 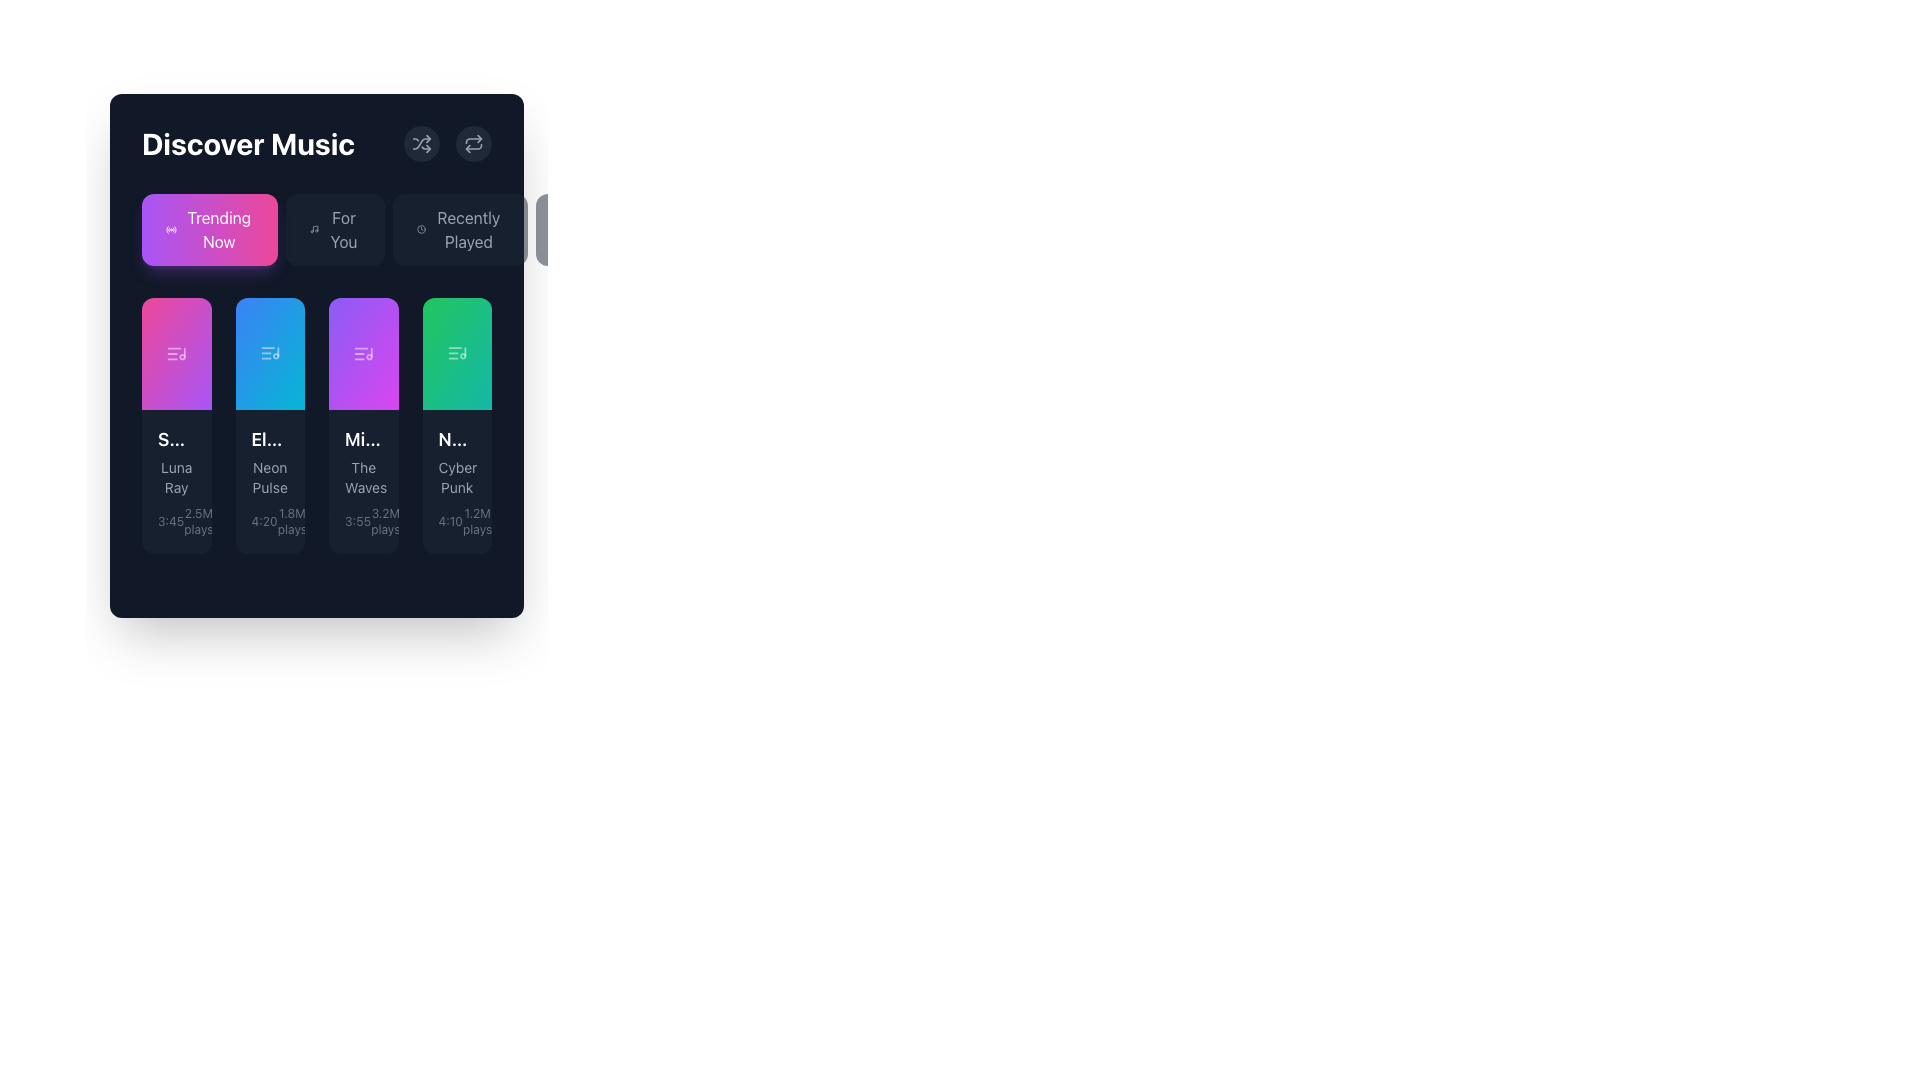 I want to click on the static text label displaying 'The Waves', which is styled in faint gray and positioned below the song title 'Midnight Drive', so click(x=363, y=478).